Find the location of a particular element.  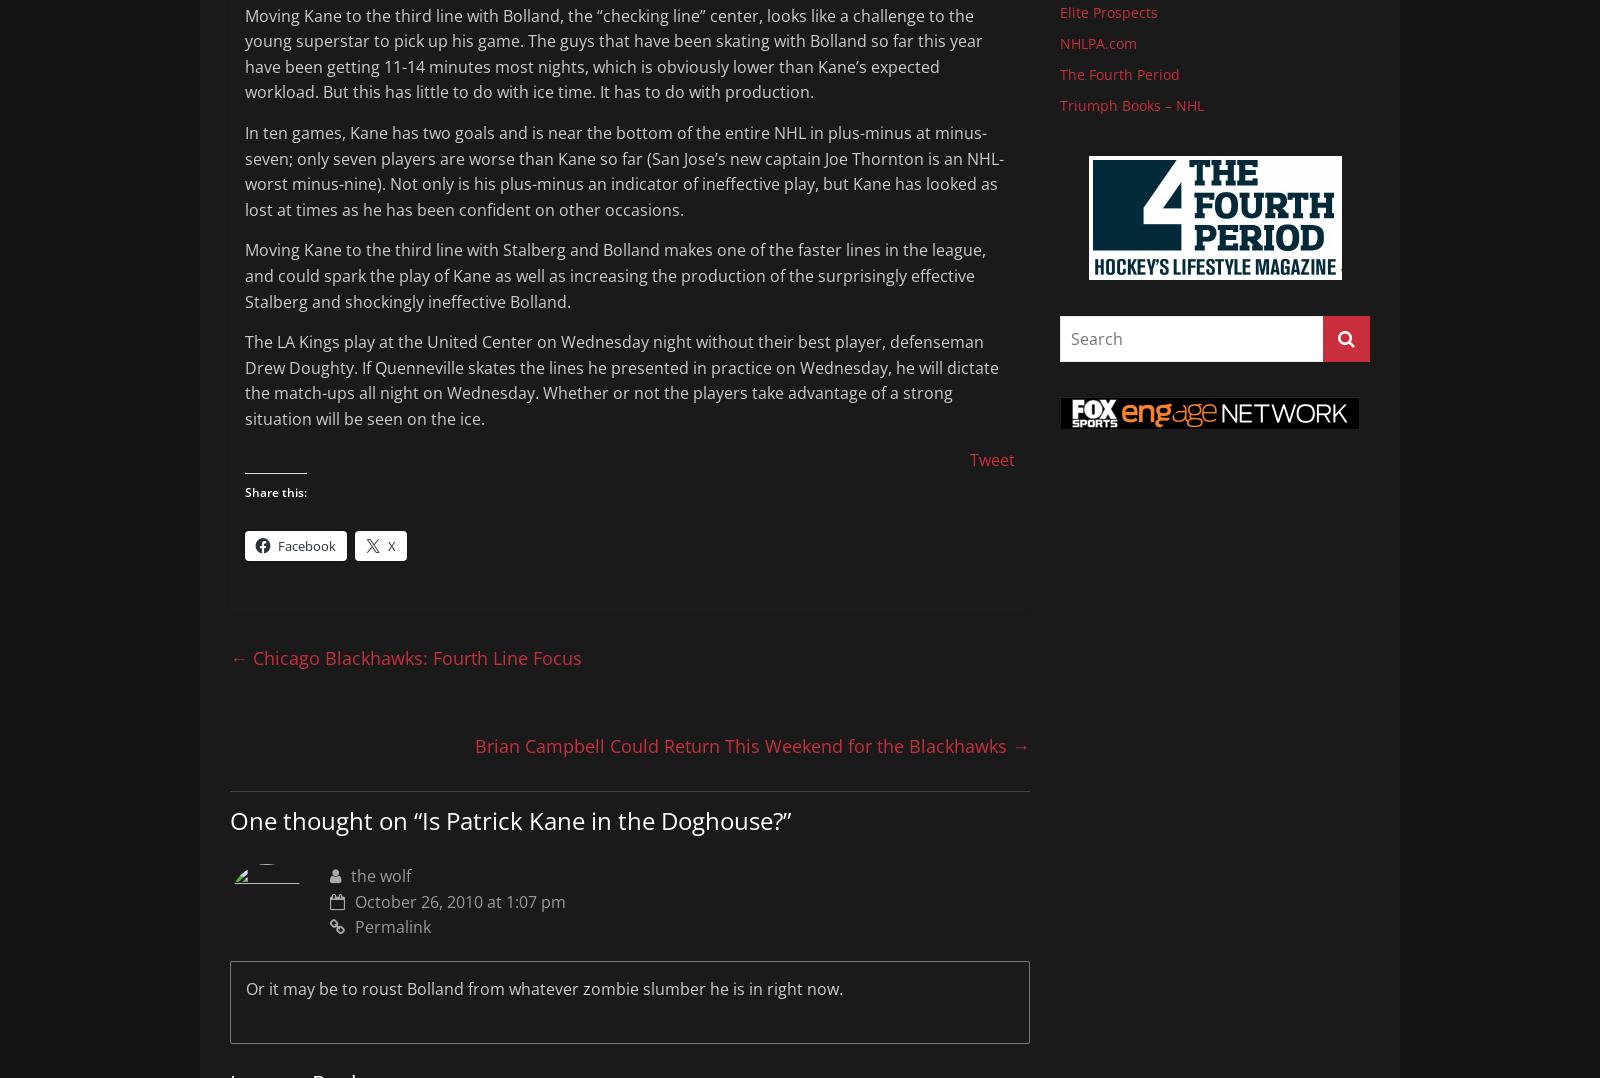

'Permalink' is located at coordinates (392, 925).